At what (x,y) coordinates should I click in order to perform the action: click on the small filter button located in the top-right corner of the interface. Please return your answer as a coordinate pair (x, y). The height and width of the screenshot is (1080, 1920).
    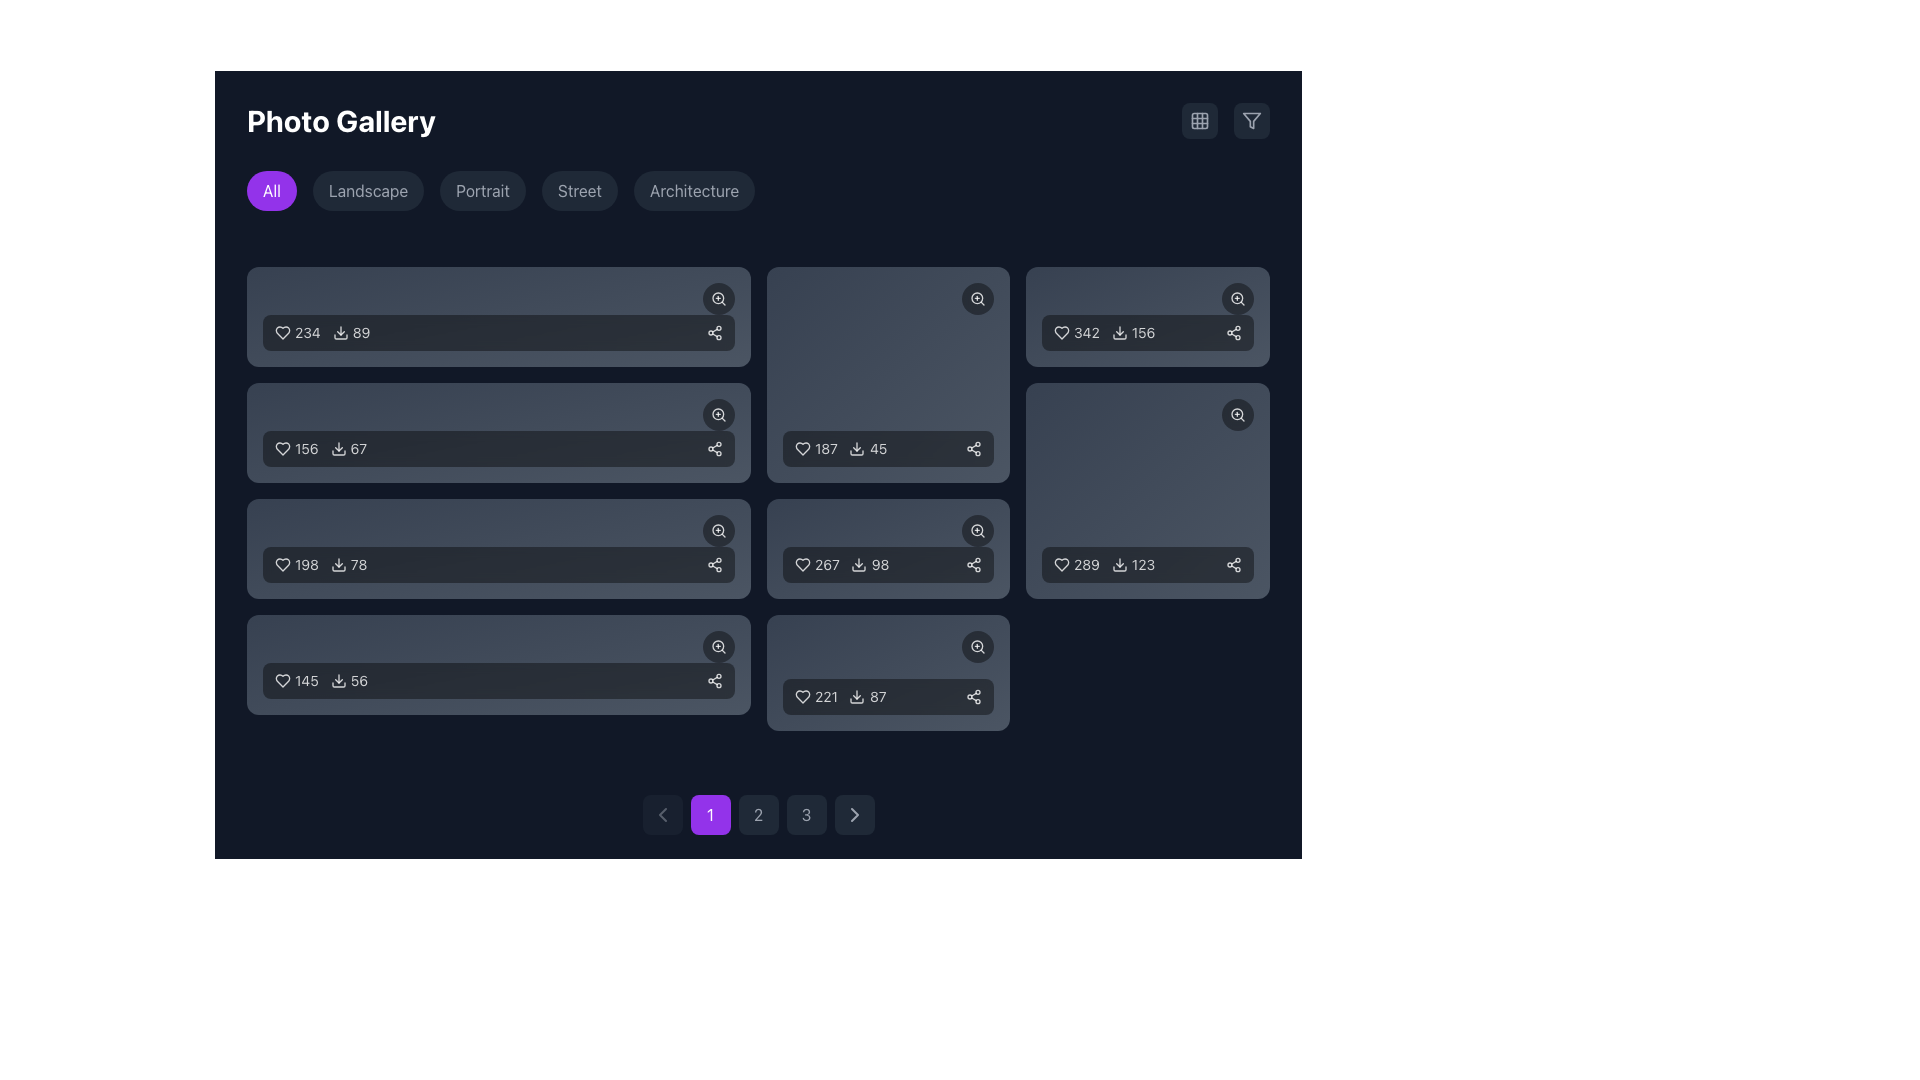
    Looking at the image, I should click on (1251, 120).